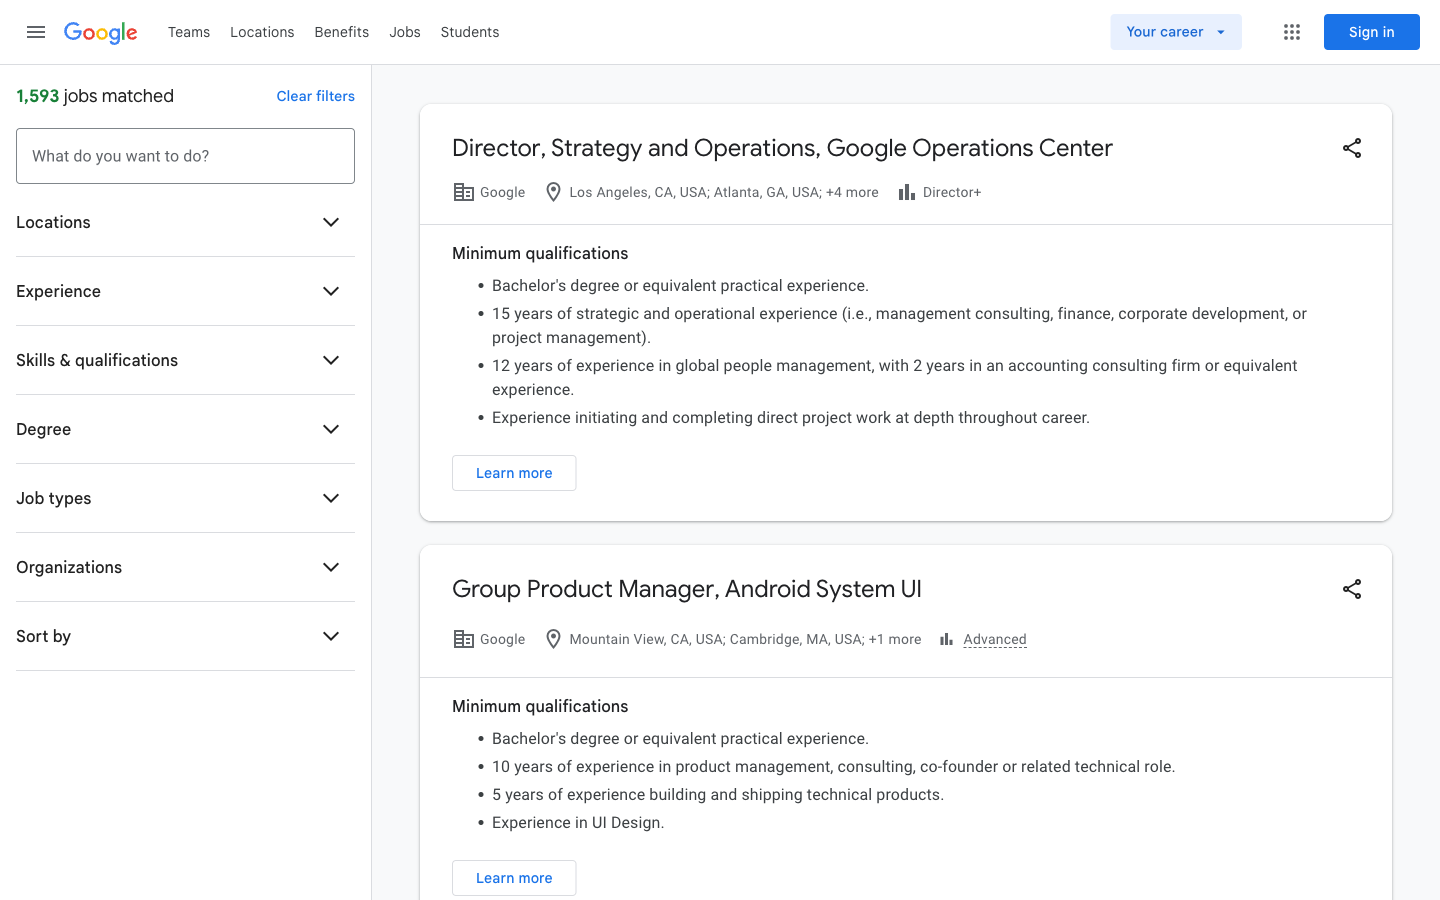 Image resolution: width=1440 pixels, height=900 pixels. I want to click on Activate the "Sort by" feature, so click(331, 636).